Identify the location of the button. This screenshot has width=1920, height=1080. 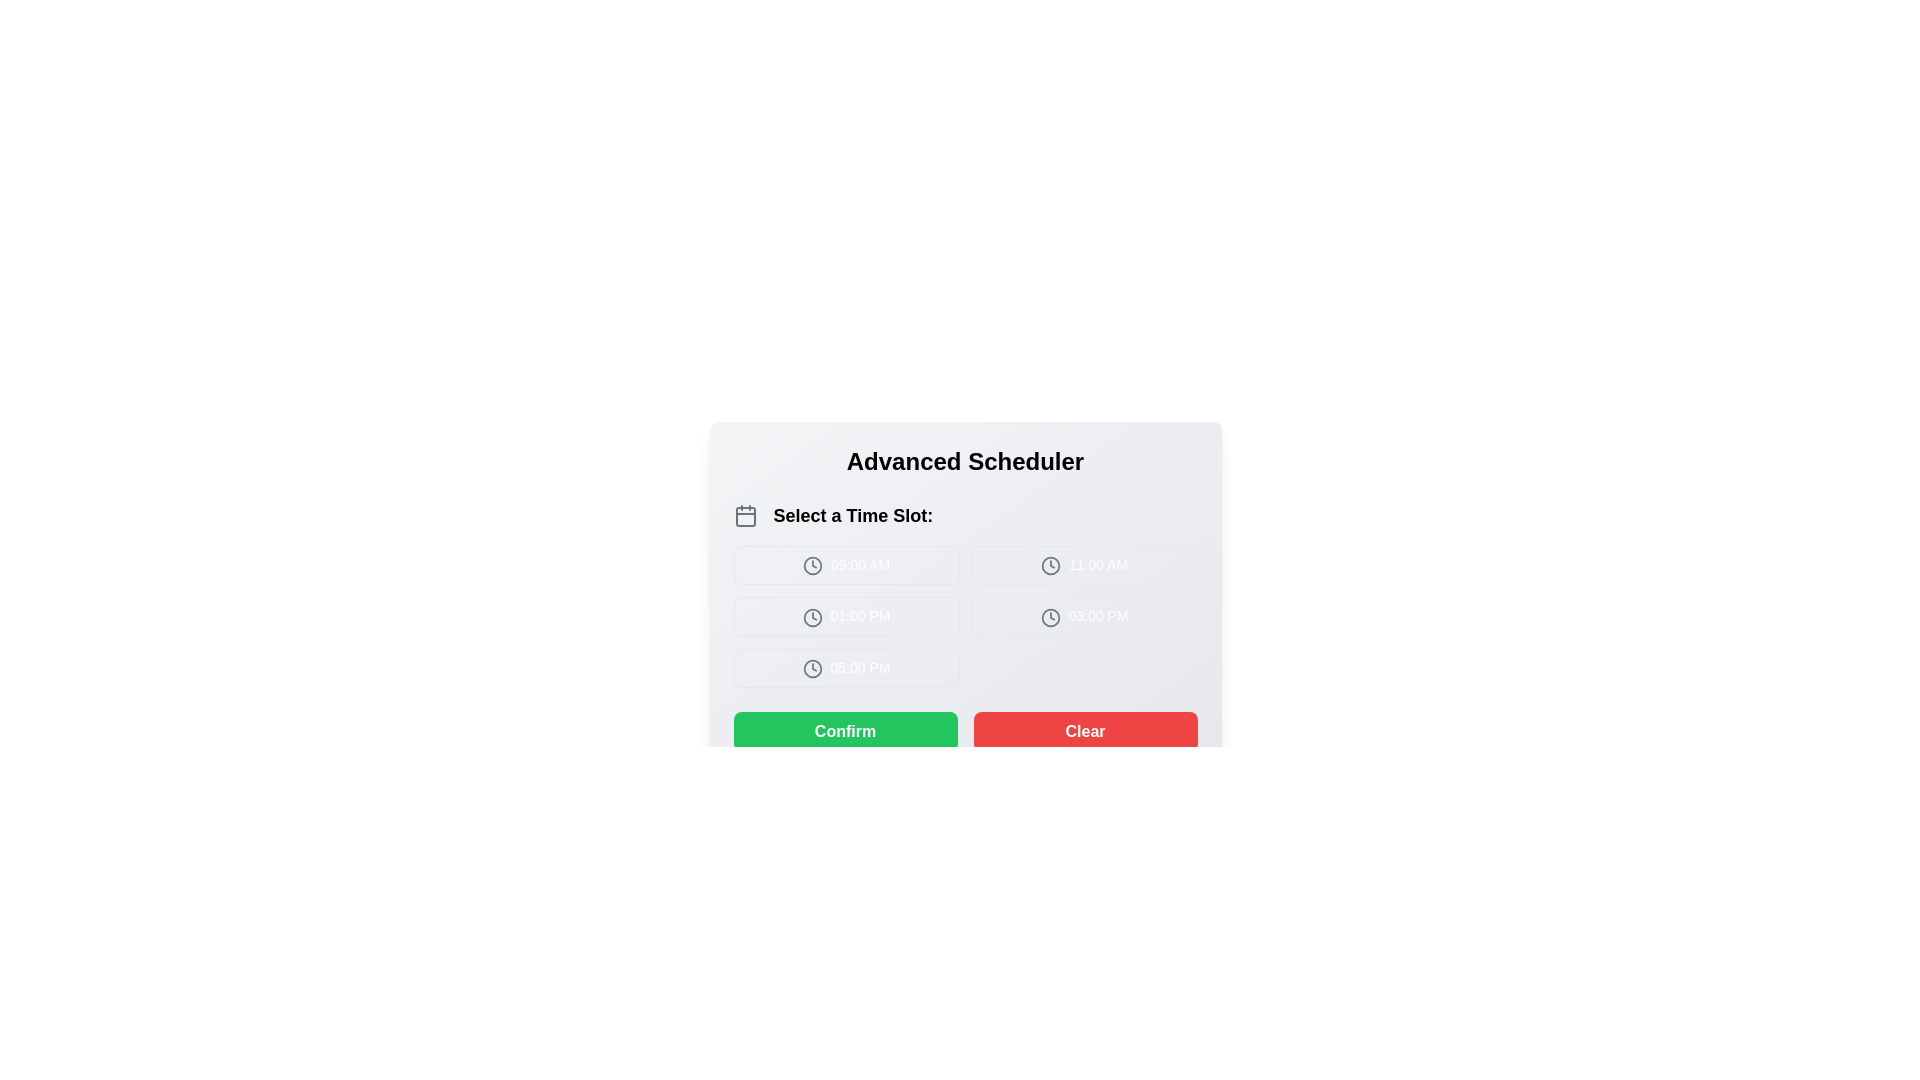
(846, 565).